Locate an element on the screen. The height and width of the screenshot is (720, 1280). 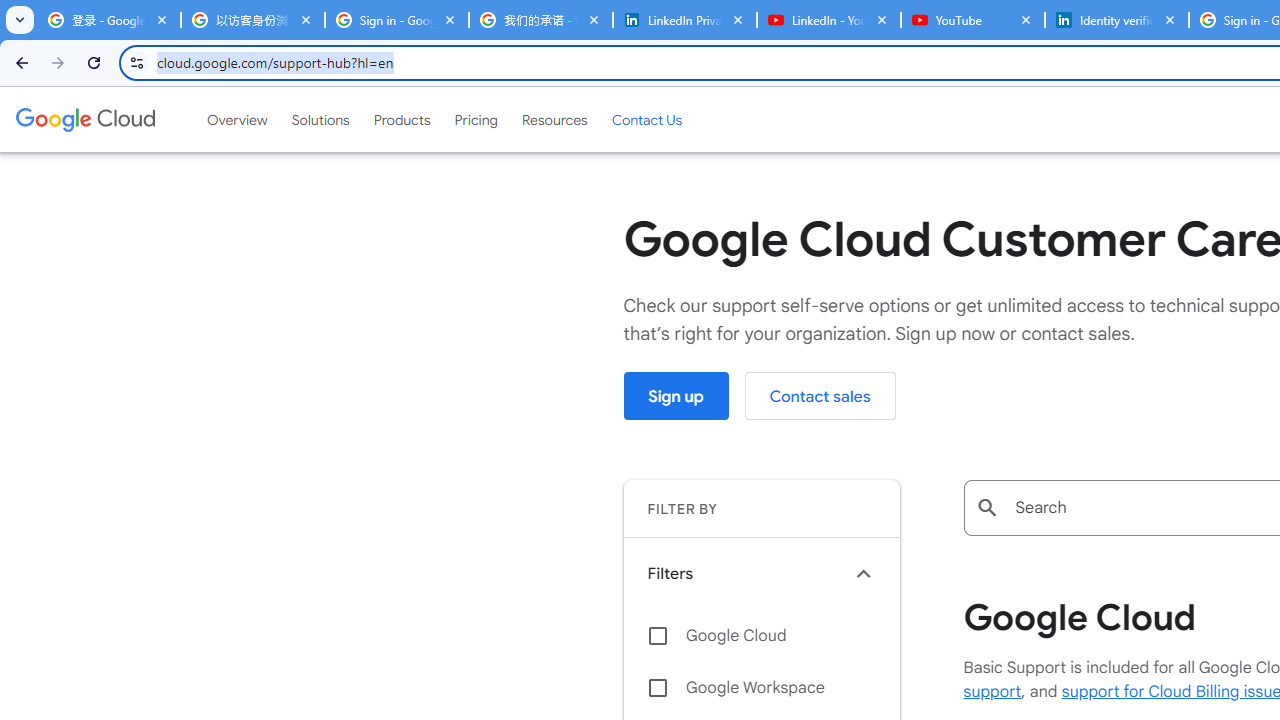
'Google Cloud' is located at coordinates (760, 635).